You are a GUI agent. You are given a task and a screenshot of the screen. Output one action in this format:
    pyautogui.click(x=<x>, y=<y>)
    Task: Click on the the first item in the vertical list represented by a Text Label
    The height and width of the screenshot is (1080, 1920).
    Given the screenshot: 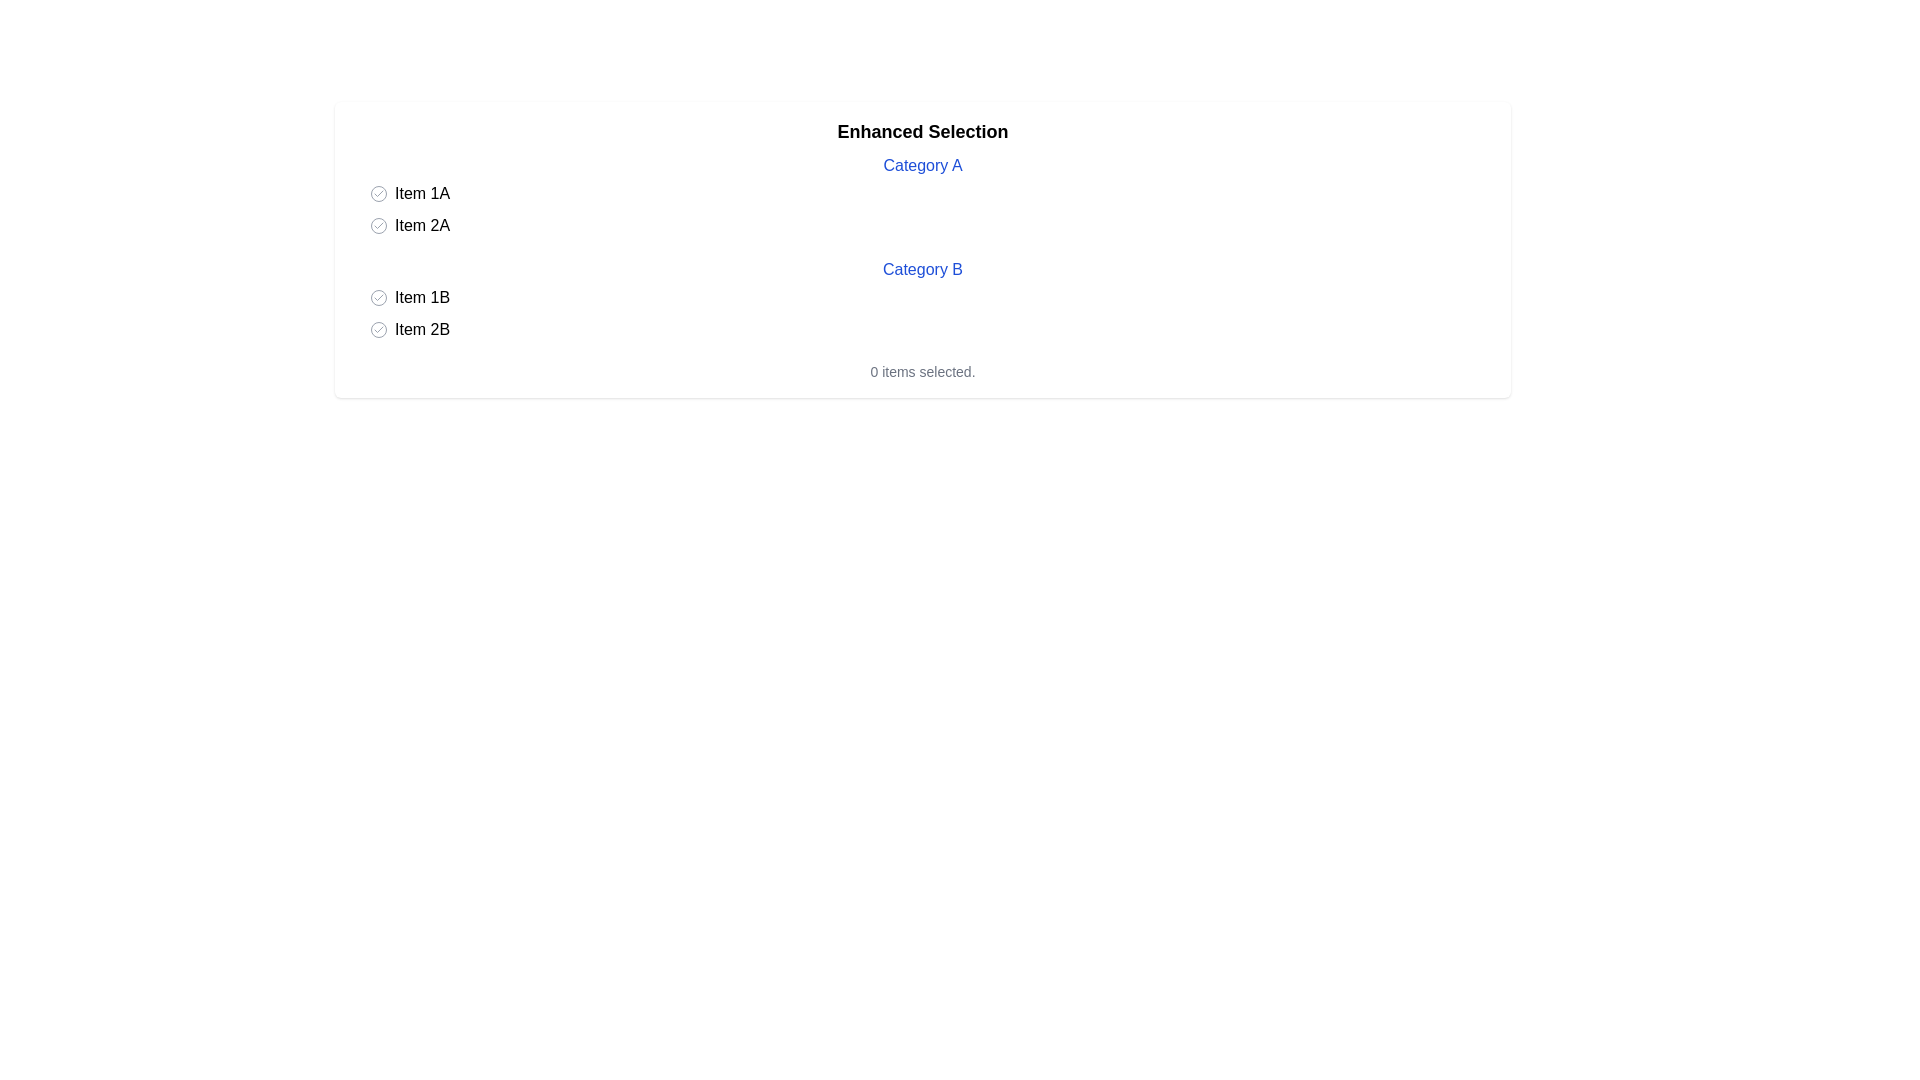 What is the action you would take?
    pyautogui.click(x=421, y=193)
    